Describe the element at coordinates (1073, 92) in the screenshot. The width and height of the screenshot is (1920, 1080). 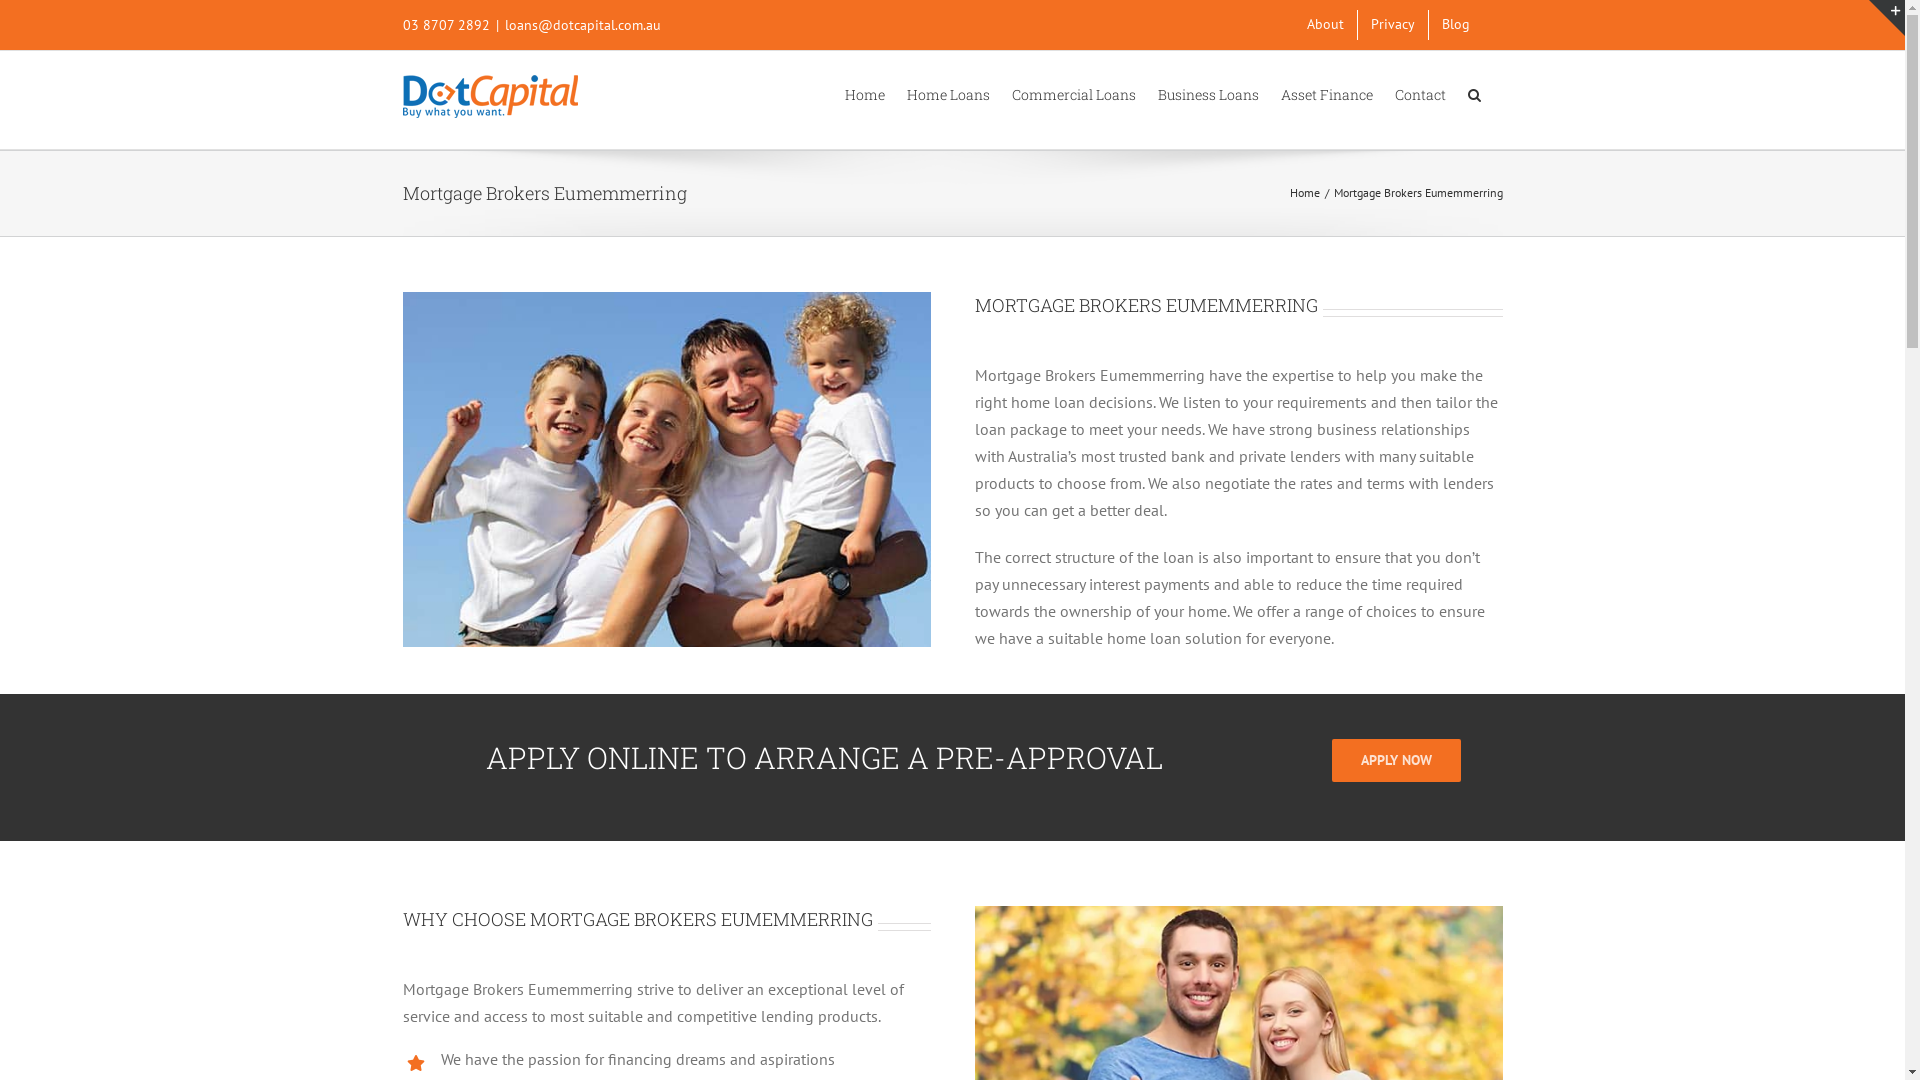
I see `'Commercial Loans'` at that location.